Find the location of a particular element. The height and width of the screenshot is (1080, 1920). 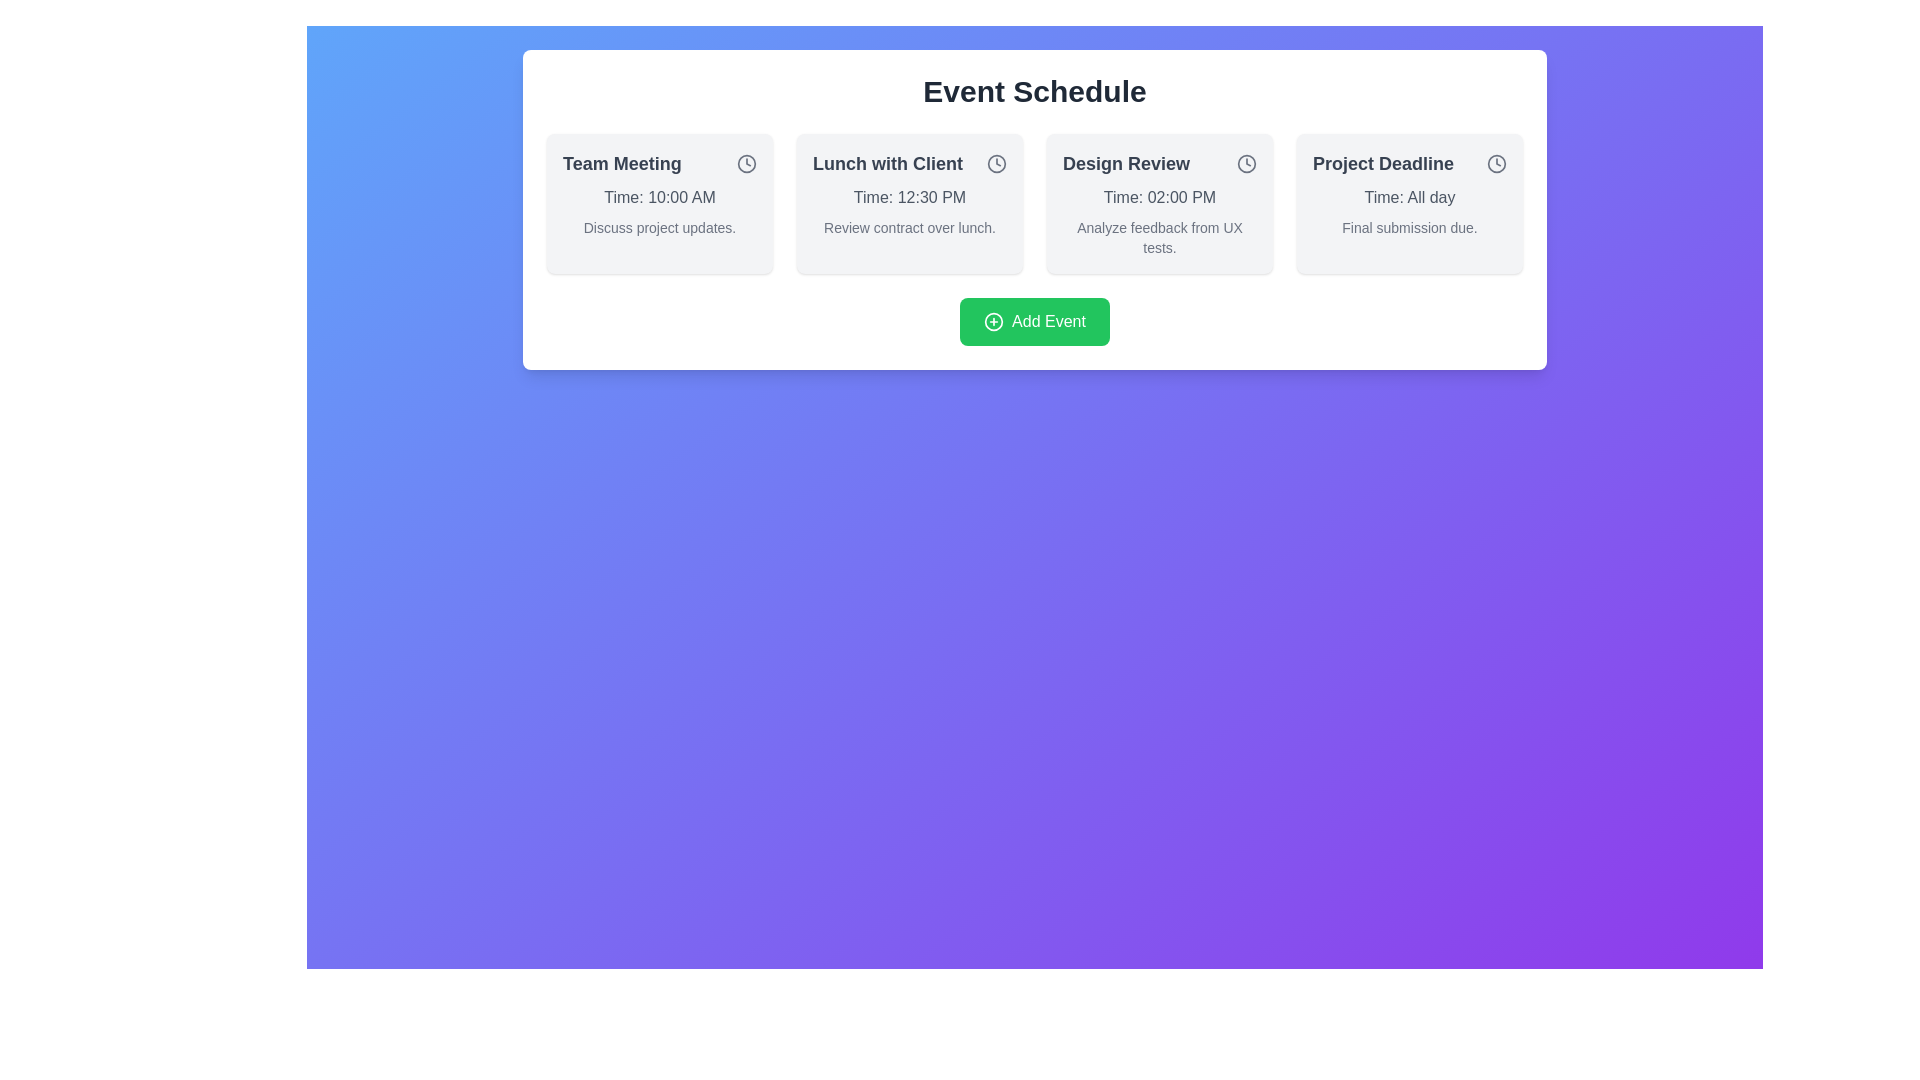

the Text Label displaying the event title located centrally in the interface under the 'Event Schedule' heading, specifically within the second card of a grid of four cards is located at coordinates (909, 163).